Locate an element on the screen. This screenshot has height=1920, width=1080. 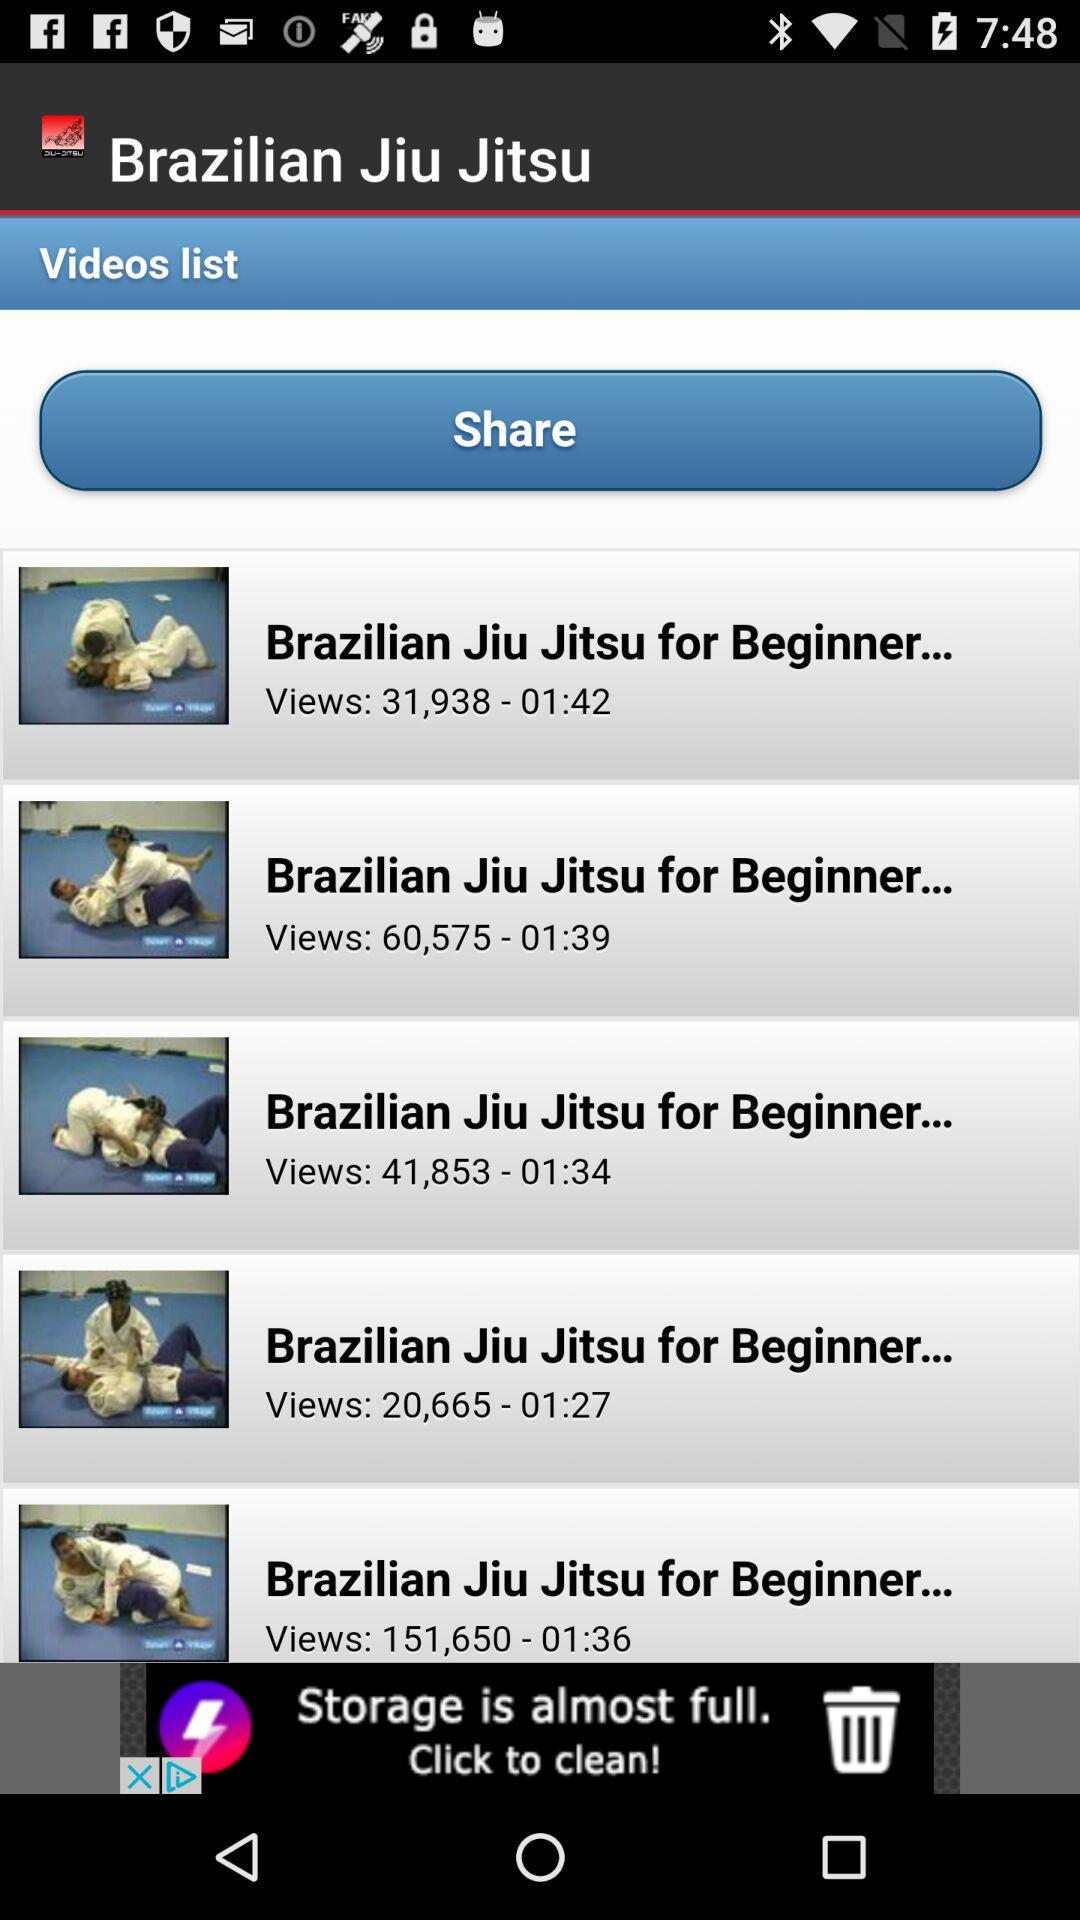
share brazilian jiu jitsu share in screen is located at coordinates (540, 935).